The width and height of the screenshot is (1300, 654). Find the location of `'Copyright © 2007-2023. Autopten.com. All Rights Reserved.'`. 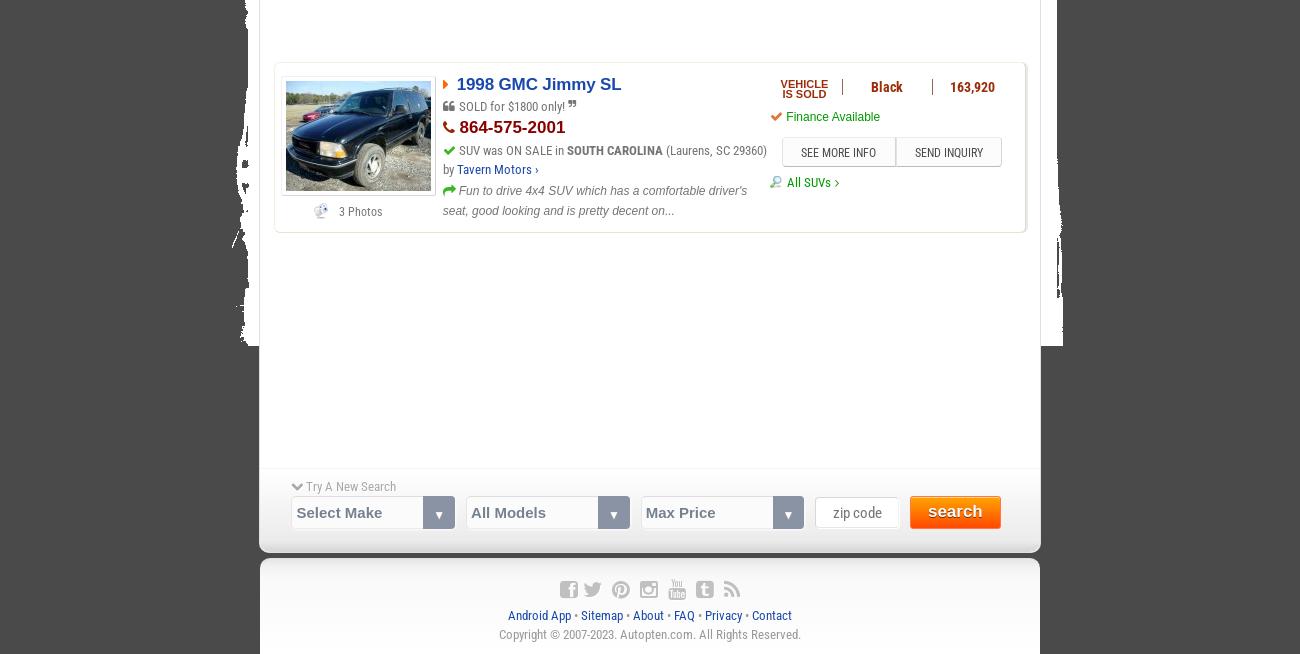

'Copyright © 2007-2023. Autopten.com. All Rights Reserved.' is located at coordinates (650, 634).